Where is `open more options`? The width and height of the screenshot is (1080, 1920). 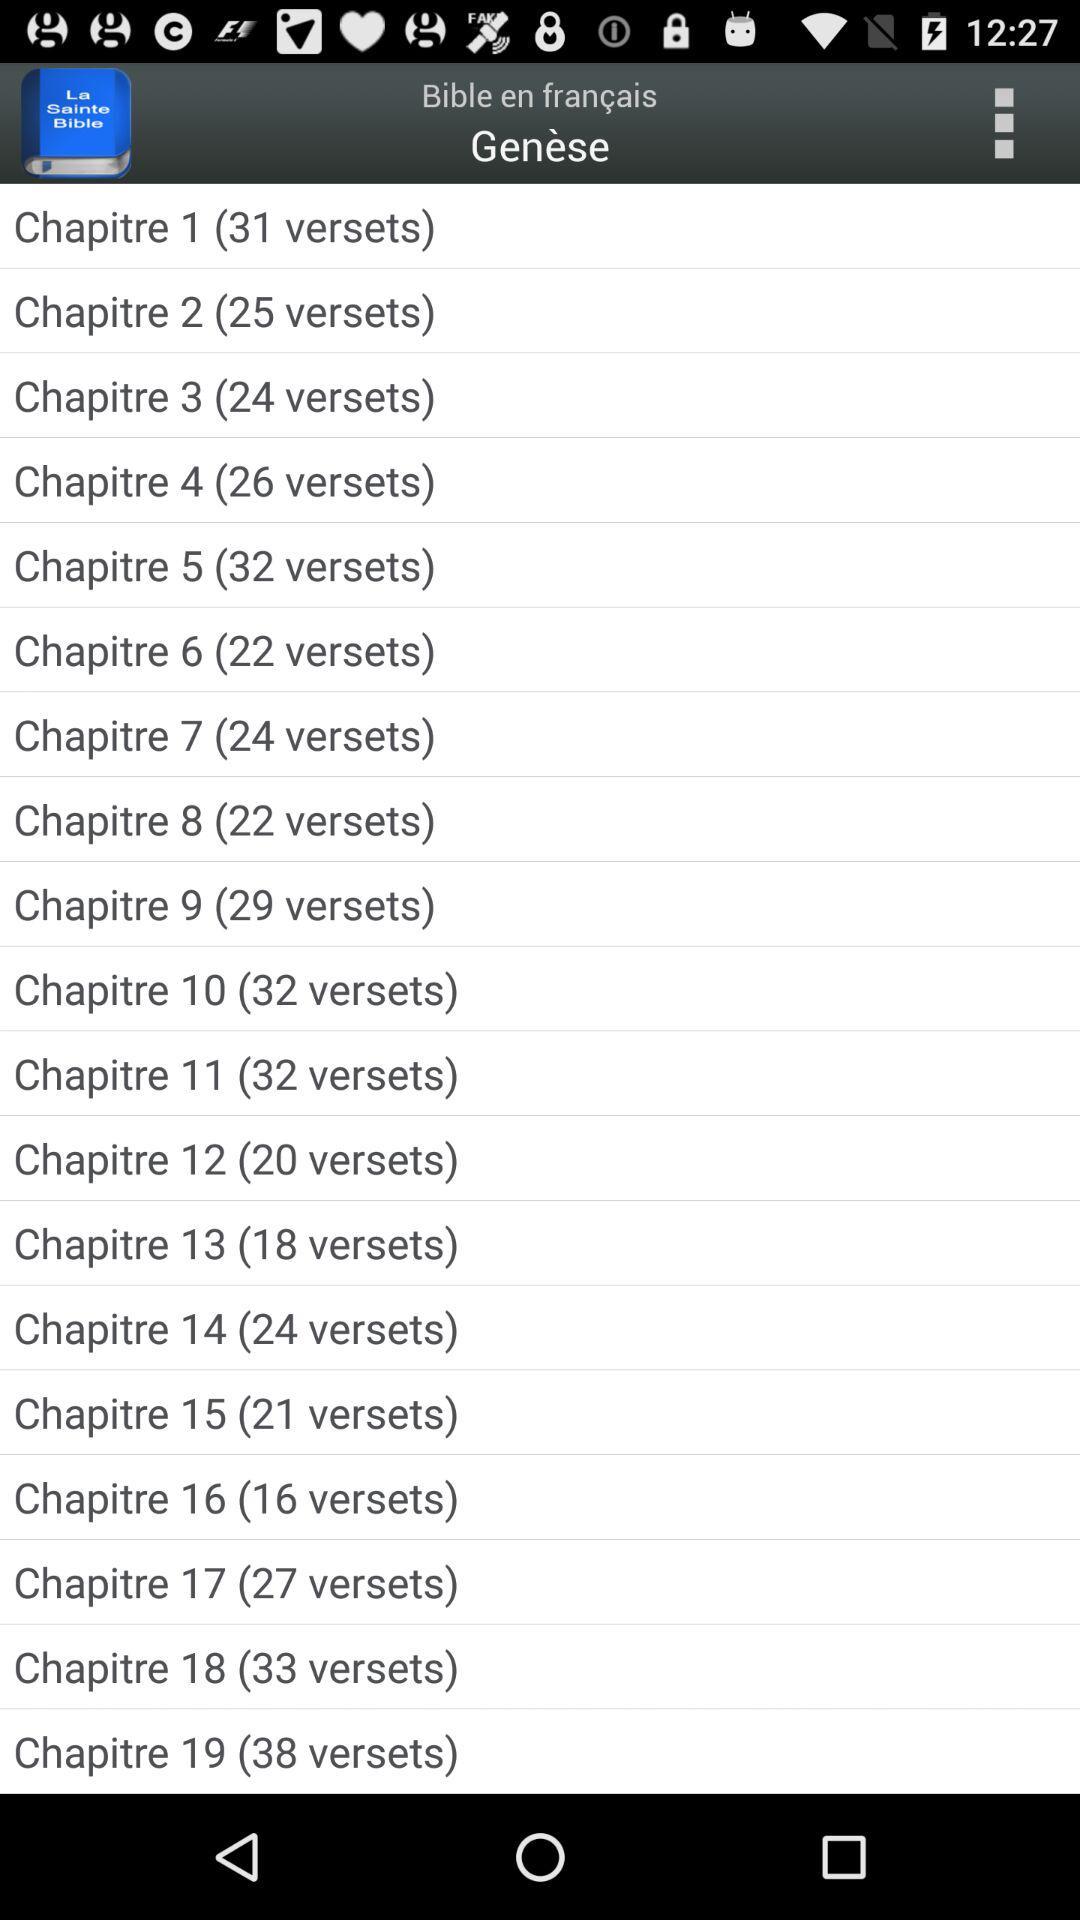 open more options is located at coordinates (1003, 122).